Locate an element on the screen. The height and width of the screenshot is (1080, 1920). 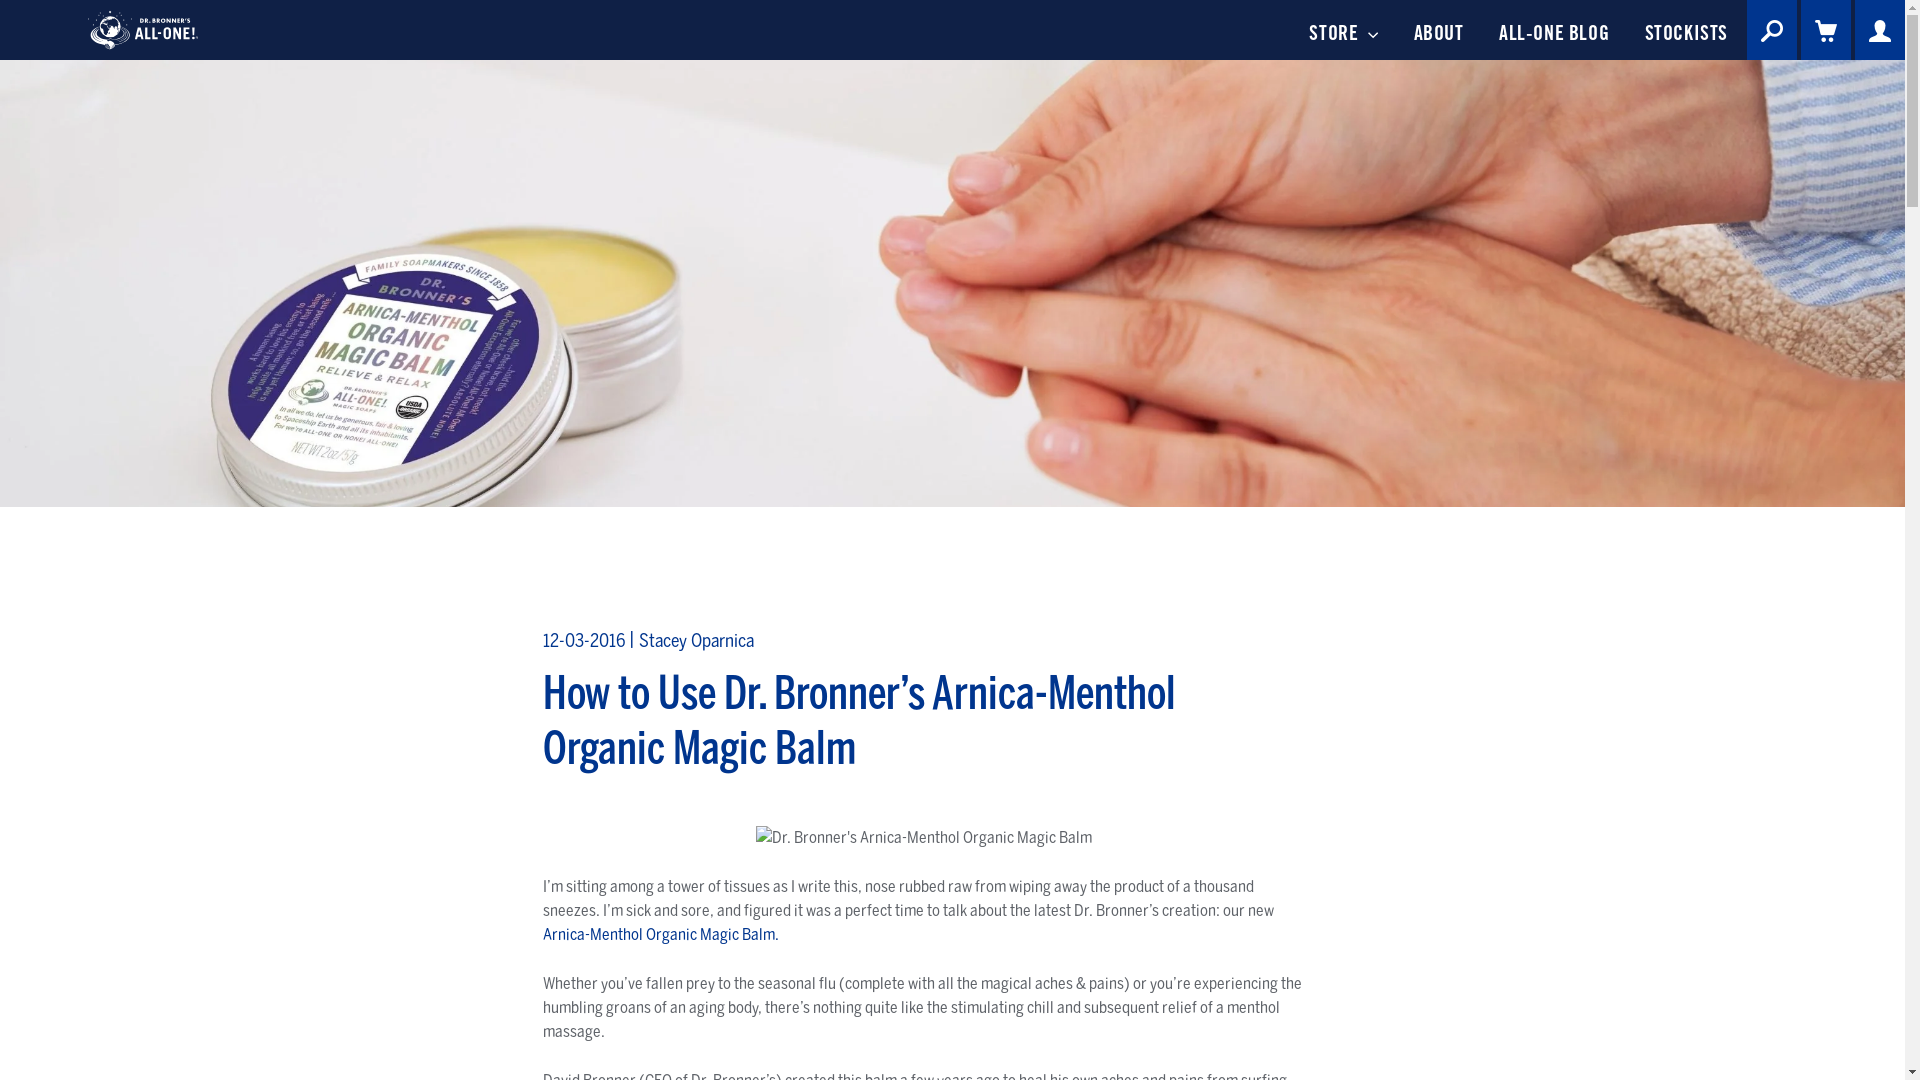
'Arnica-Menthol Organic Magic Balm.' is located at coordinates (661, 934).